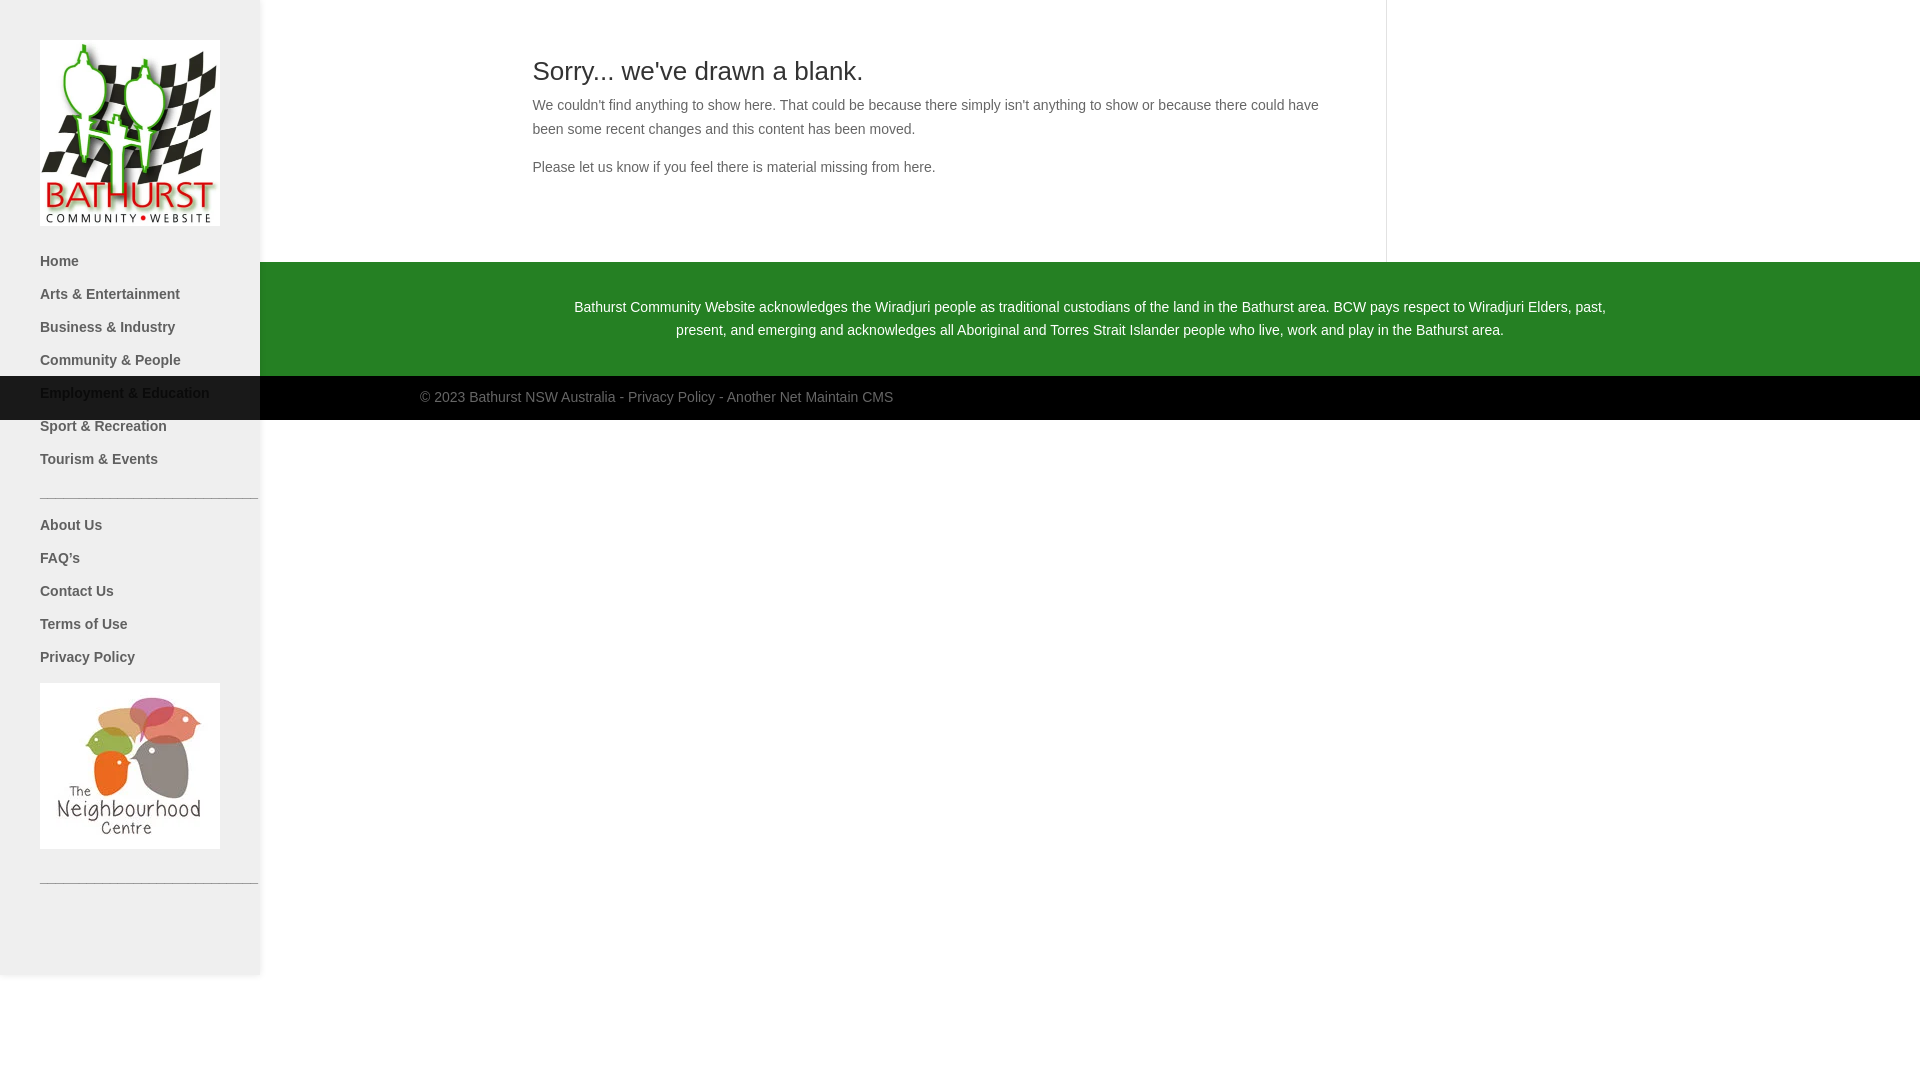 The height and width of the screenshot is (1080, 1920). I want to click on 'Terms of Use', so click(168, 632).